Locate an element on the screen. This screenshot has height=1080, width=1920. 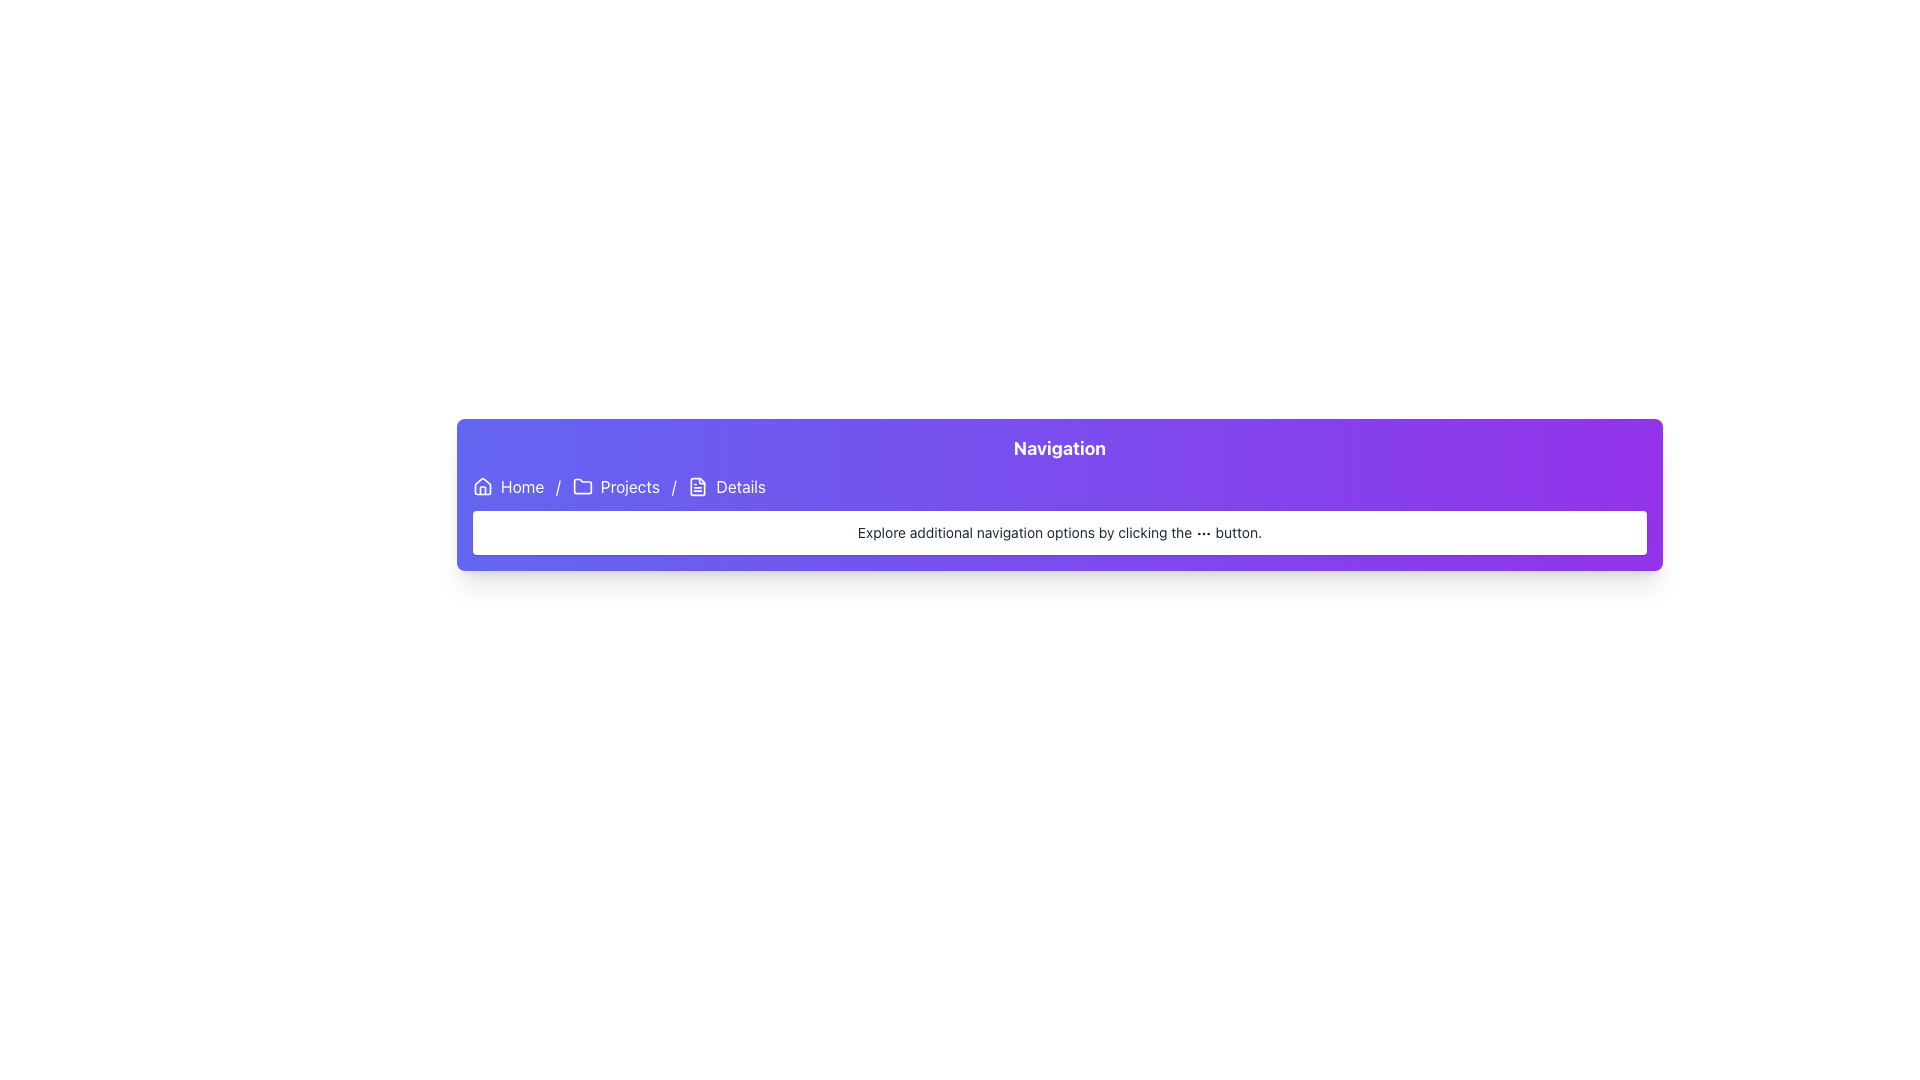
the 'Details' text label in the breadcrumb navigation bar is located at coordinates (740, 486).